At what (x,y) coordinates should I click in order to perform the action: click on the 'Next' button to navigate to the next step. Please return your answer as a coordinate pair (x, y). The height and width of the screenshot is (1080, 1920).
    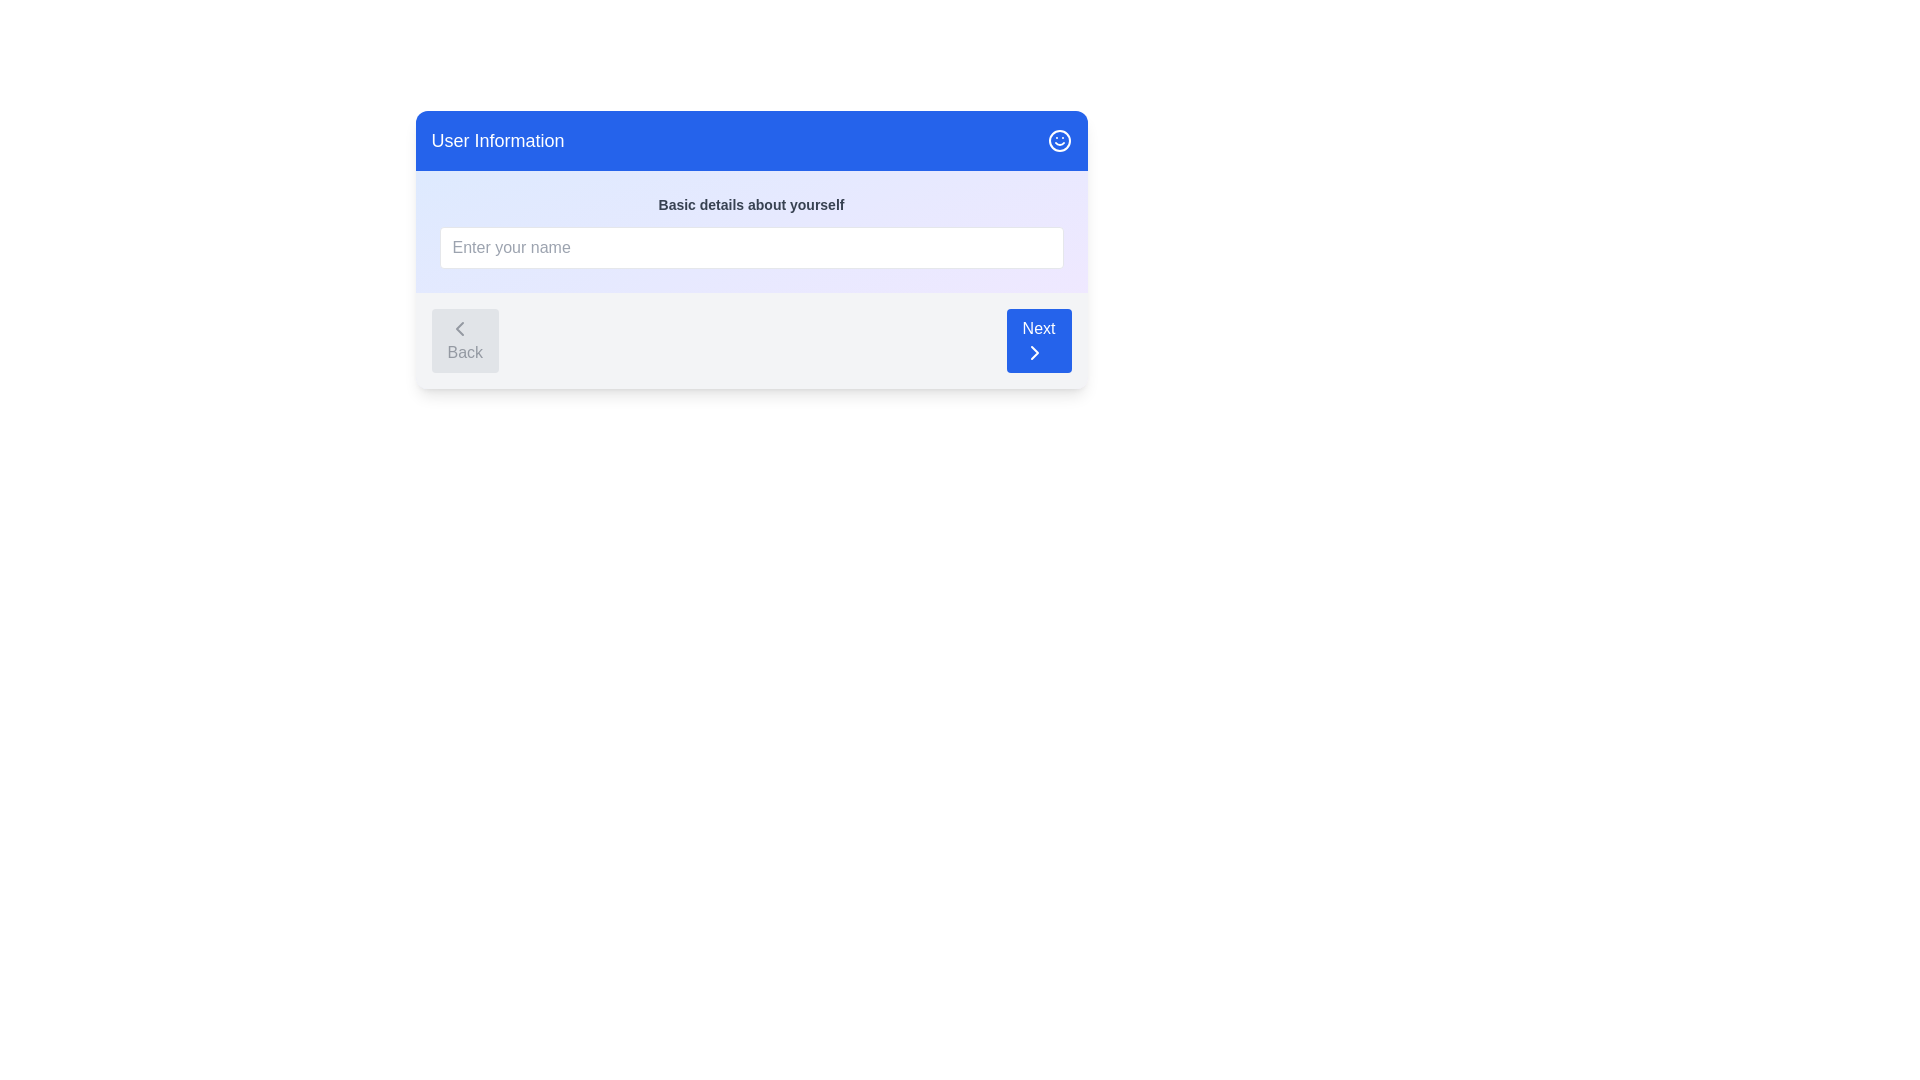
    Looking at the image, I should click on (1038, 339).